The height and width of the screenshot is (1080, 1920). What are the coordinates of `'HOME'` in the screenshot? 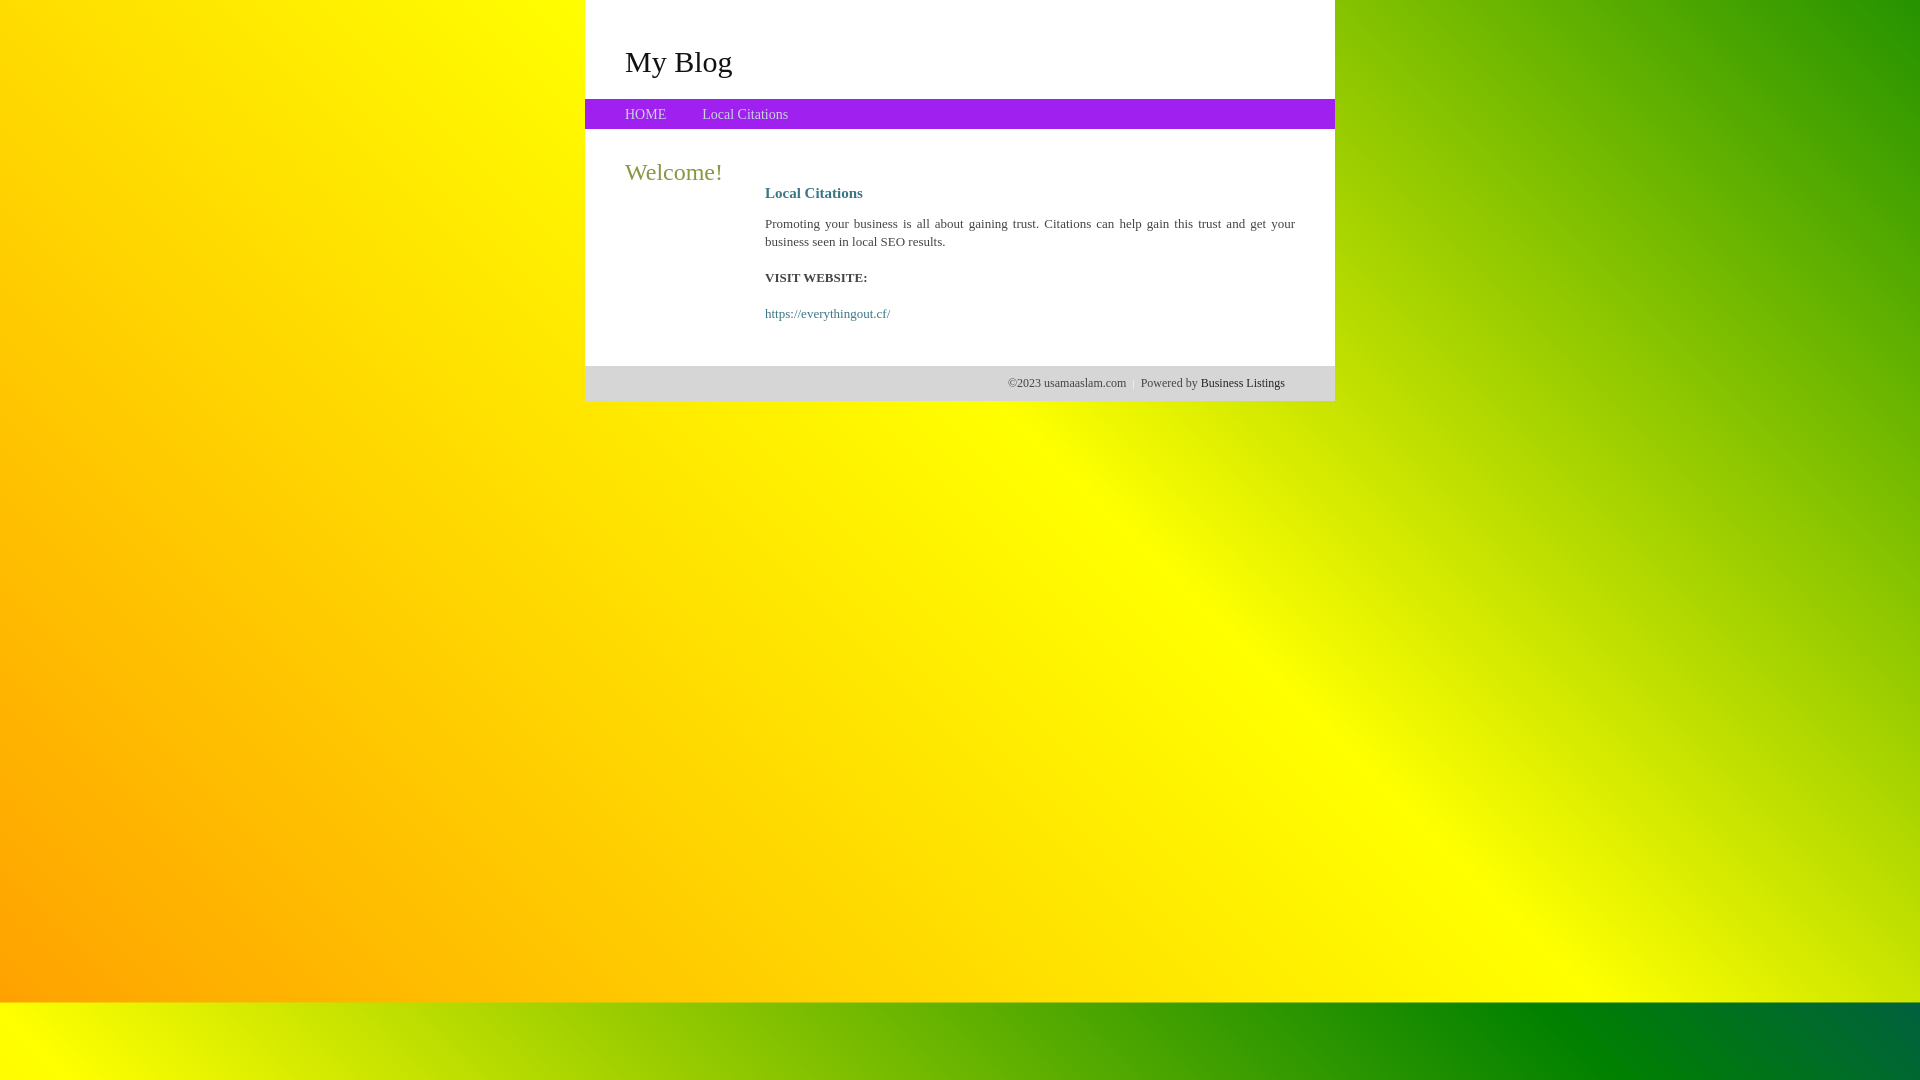 It's located at (645, 114).